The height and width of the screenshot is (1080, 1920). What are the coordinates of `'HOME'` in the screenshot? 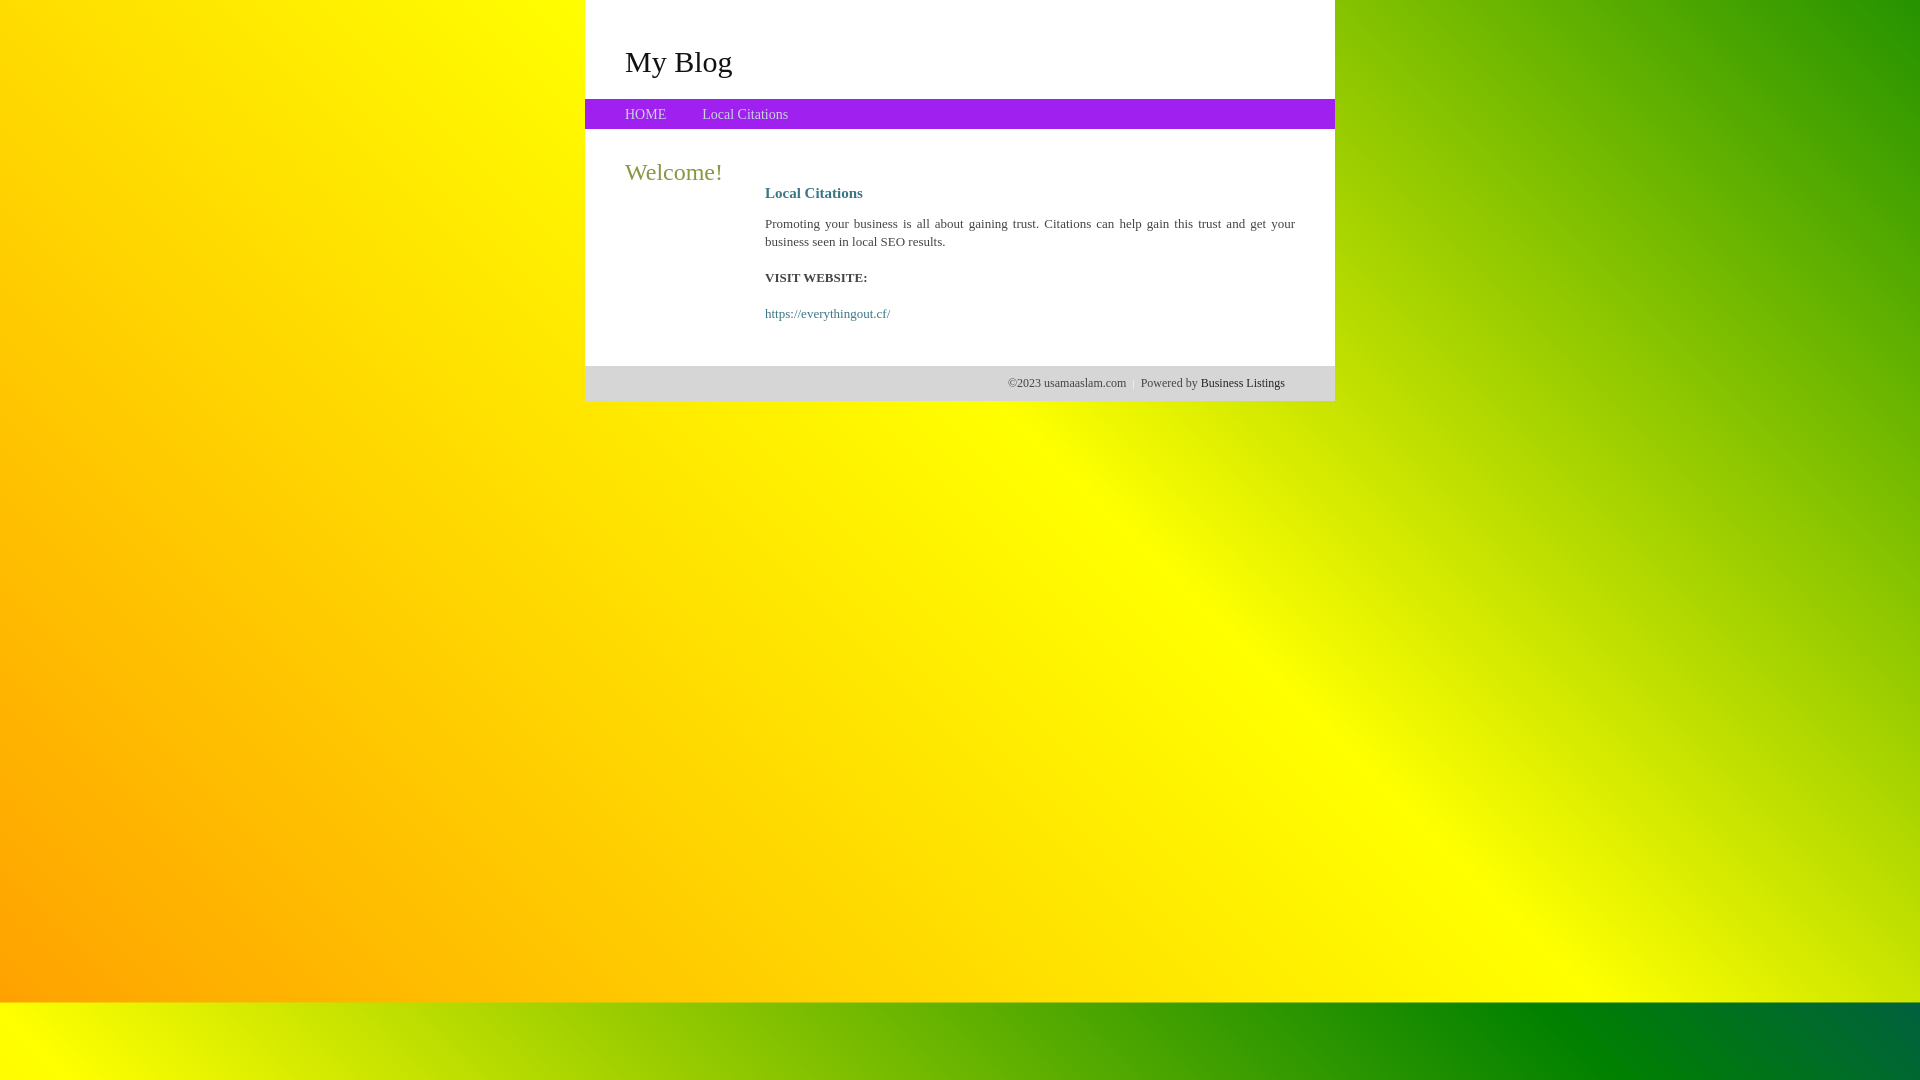 It's located at (645, 114).